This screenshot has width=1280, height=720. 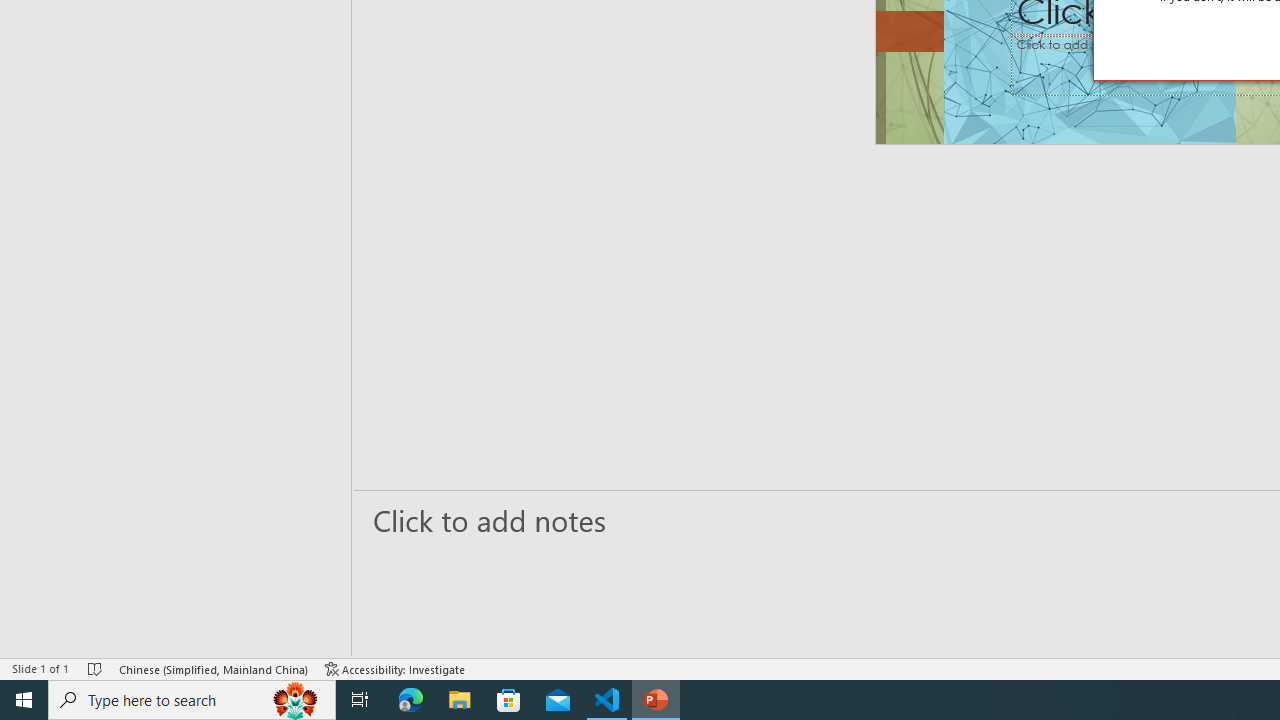 I want to click on 'Task View', so click(x=359, y=698).